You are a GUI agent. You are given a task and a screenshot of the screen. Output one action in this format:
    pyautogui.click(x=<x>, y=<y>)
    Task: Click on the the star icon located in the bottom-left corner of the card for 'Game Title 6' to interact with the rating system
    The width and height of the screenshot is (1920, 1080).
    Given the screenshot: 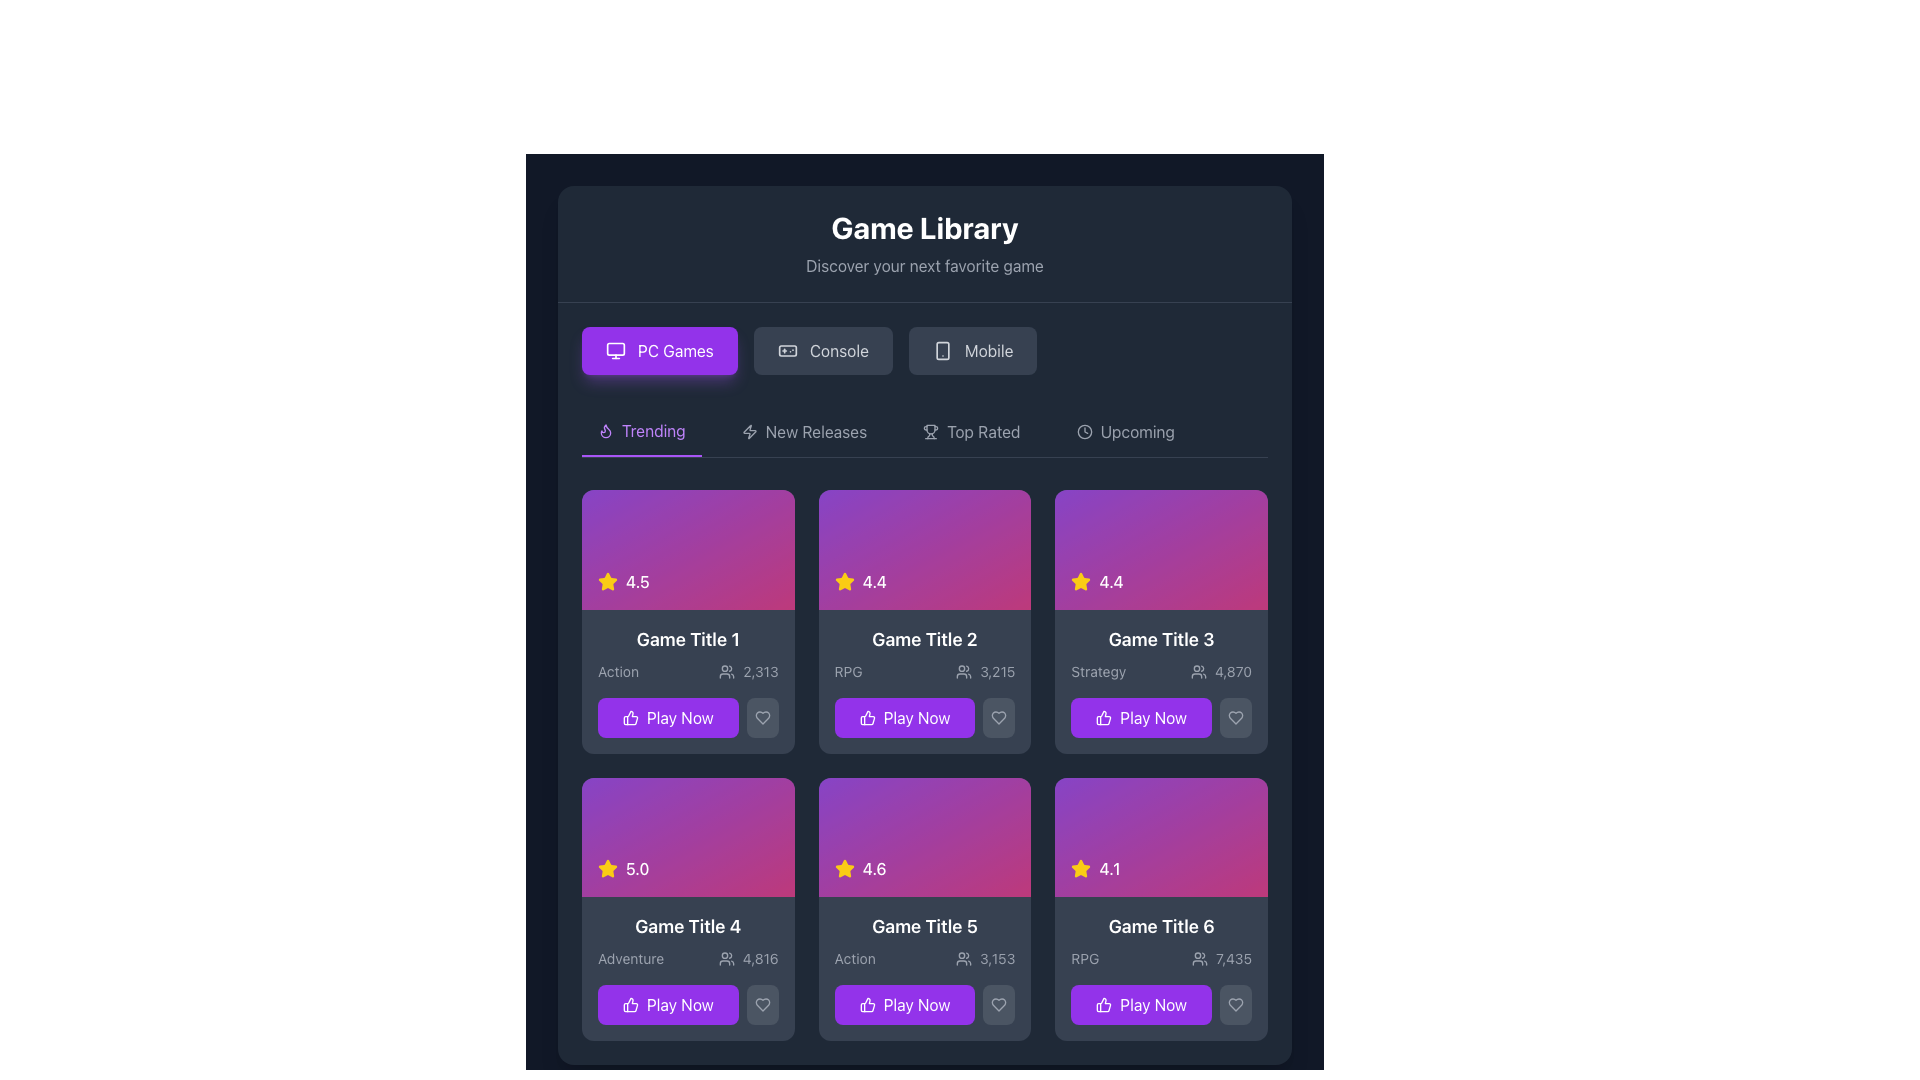 What is the action you would take?
    pyautogui.click(x=1080, y=868)
    